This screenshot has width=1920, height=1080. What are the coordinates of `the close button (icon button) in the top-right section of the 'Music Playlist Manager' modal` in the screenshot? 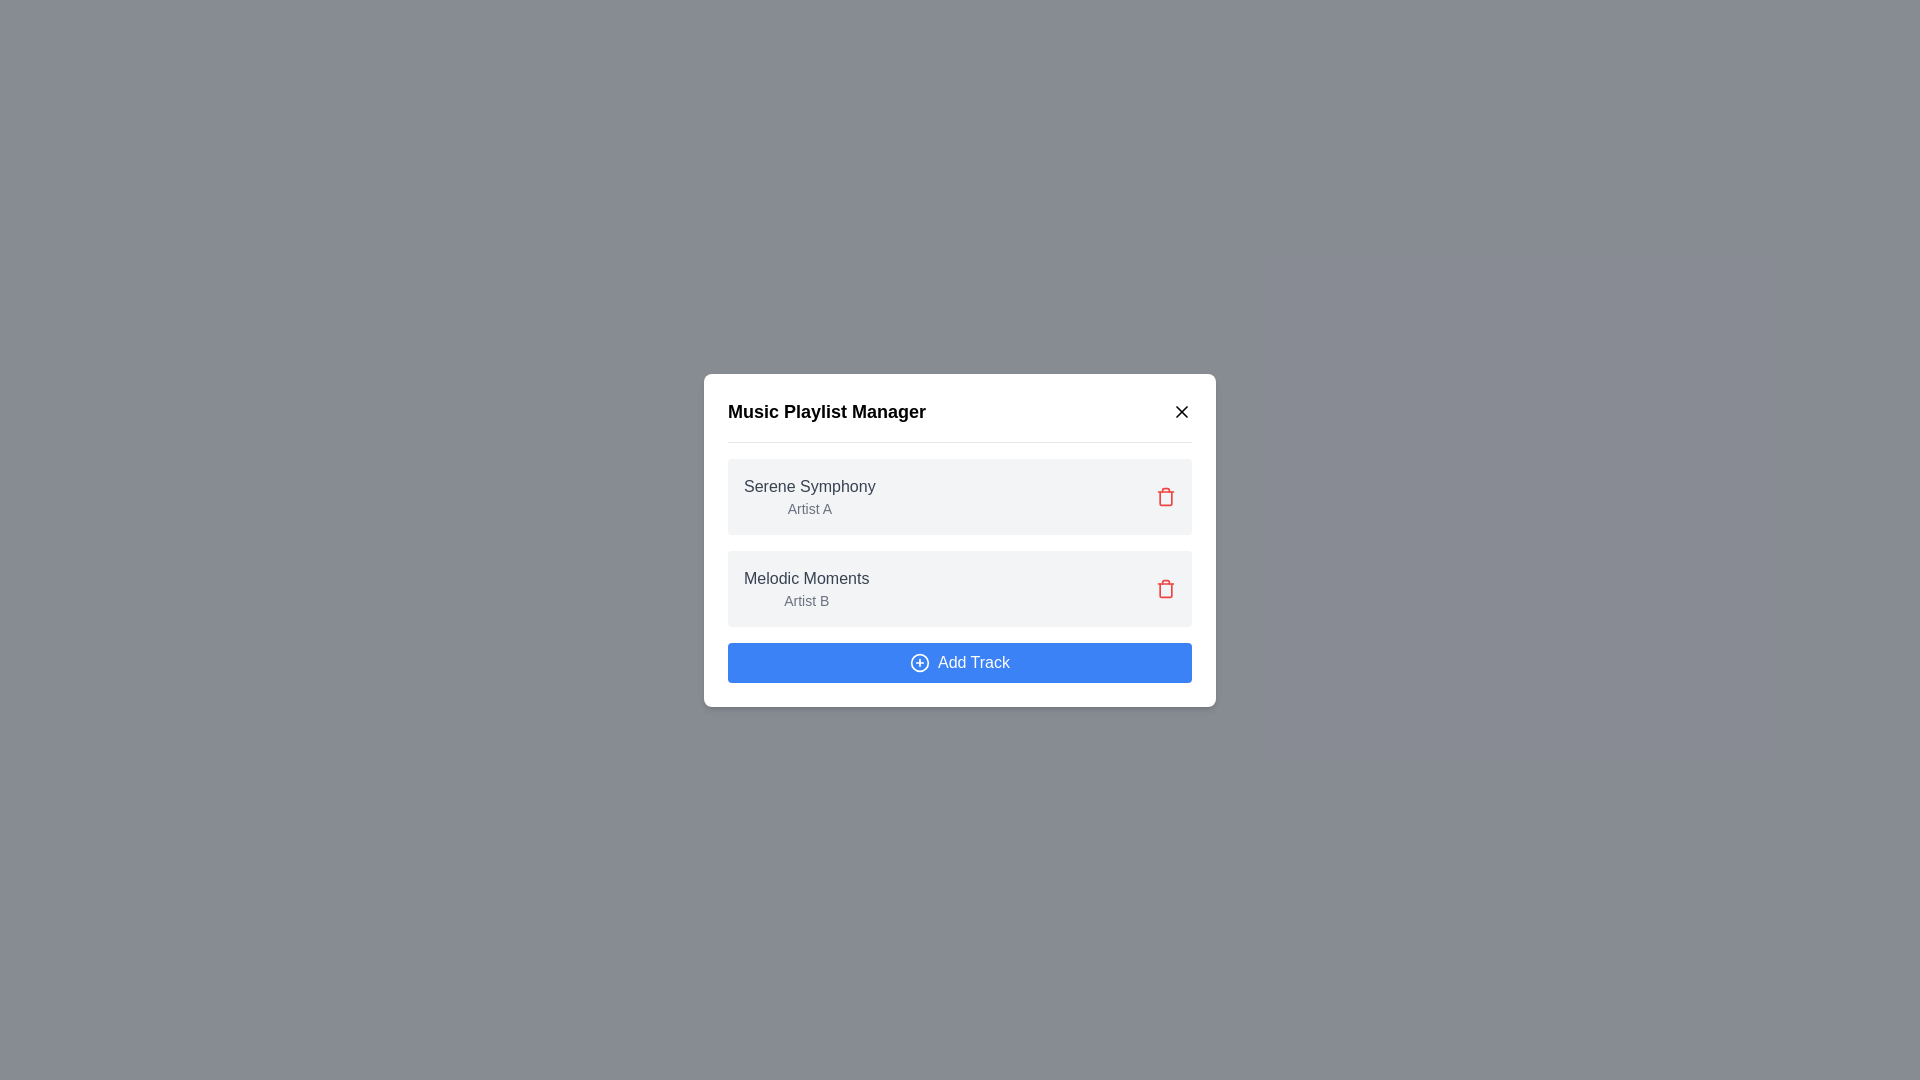 It's located at (1181, 410).